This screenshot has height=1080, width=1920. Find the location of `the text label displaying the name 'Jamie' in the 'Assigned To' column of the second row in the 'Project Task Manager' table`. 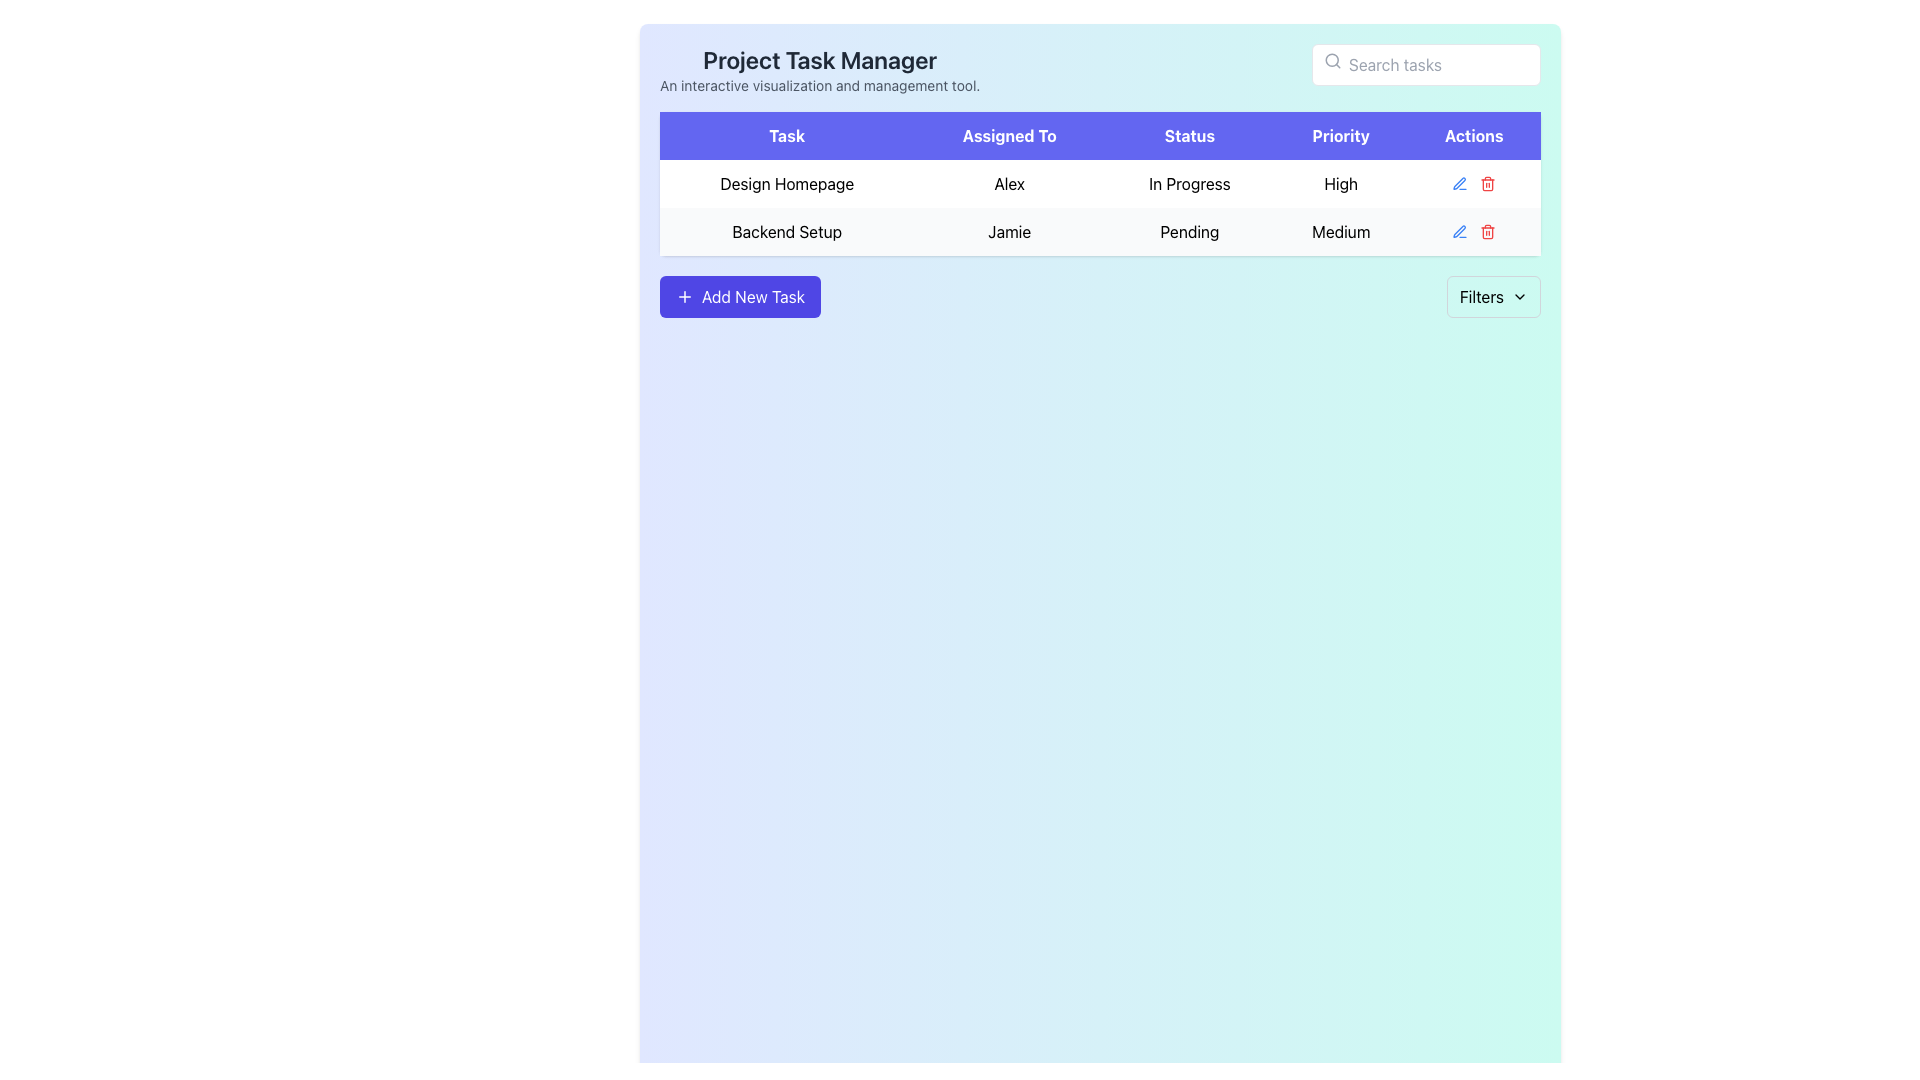

the text label displaying the name 'Jamie' in the 'Assigned To' column of the second row in the 'Project Task Manager' table is located at coordinates (1009, 230).